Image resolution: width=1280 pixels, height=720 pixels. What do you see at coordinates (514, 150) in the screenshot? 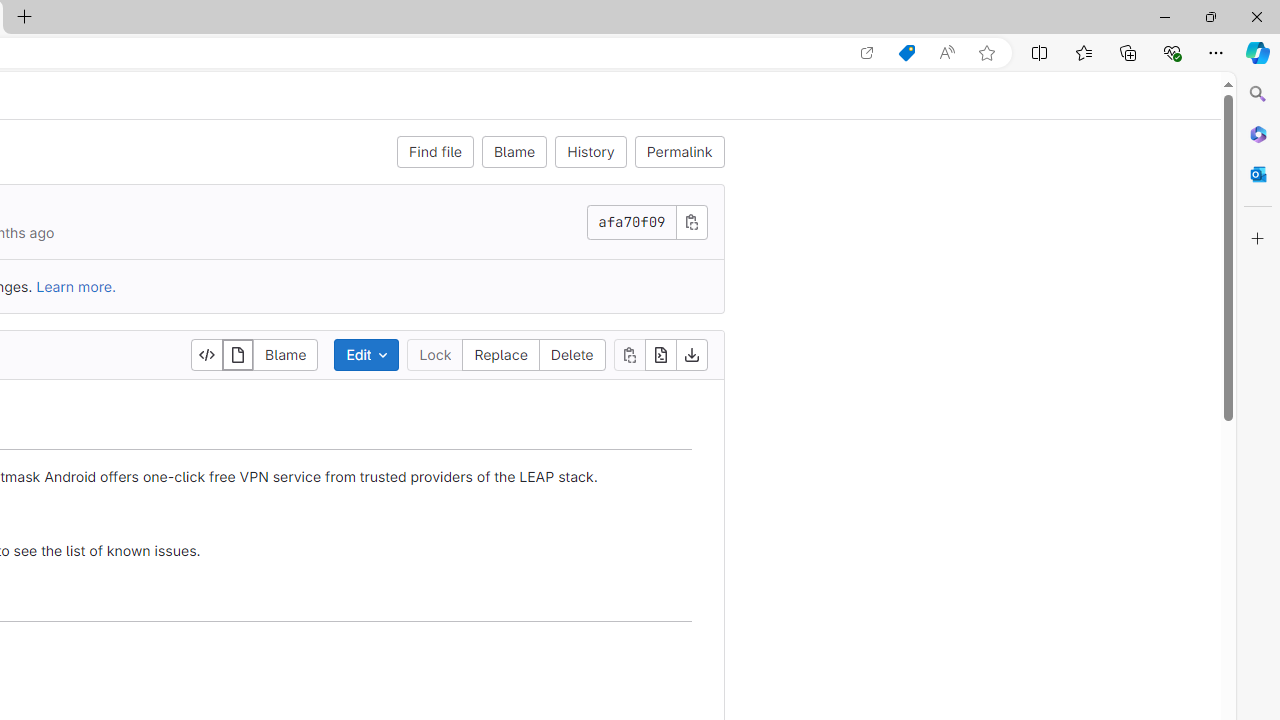
I see `'Blame'` at bounding box center [514, 150].